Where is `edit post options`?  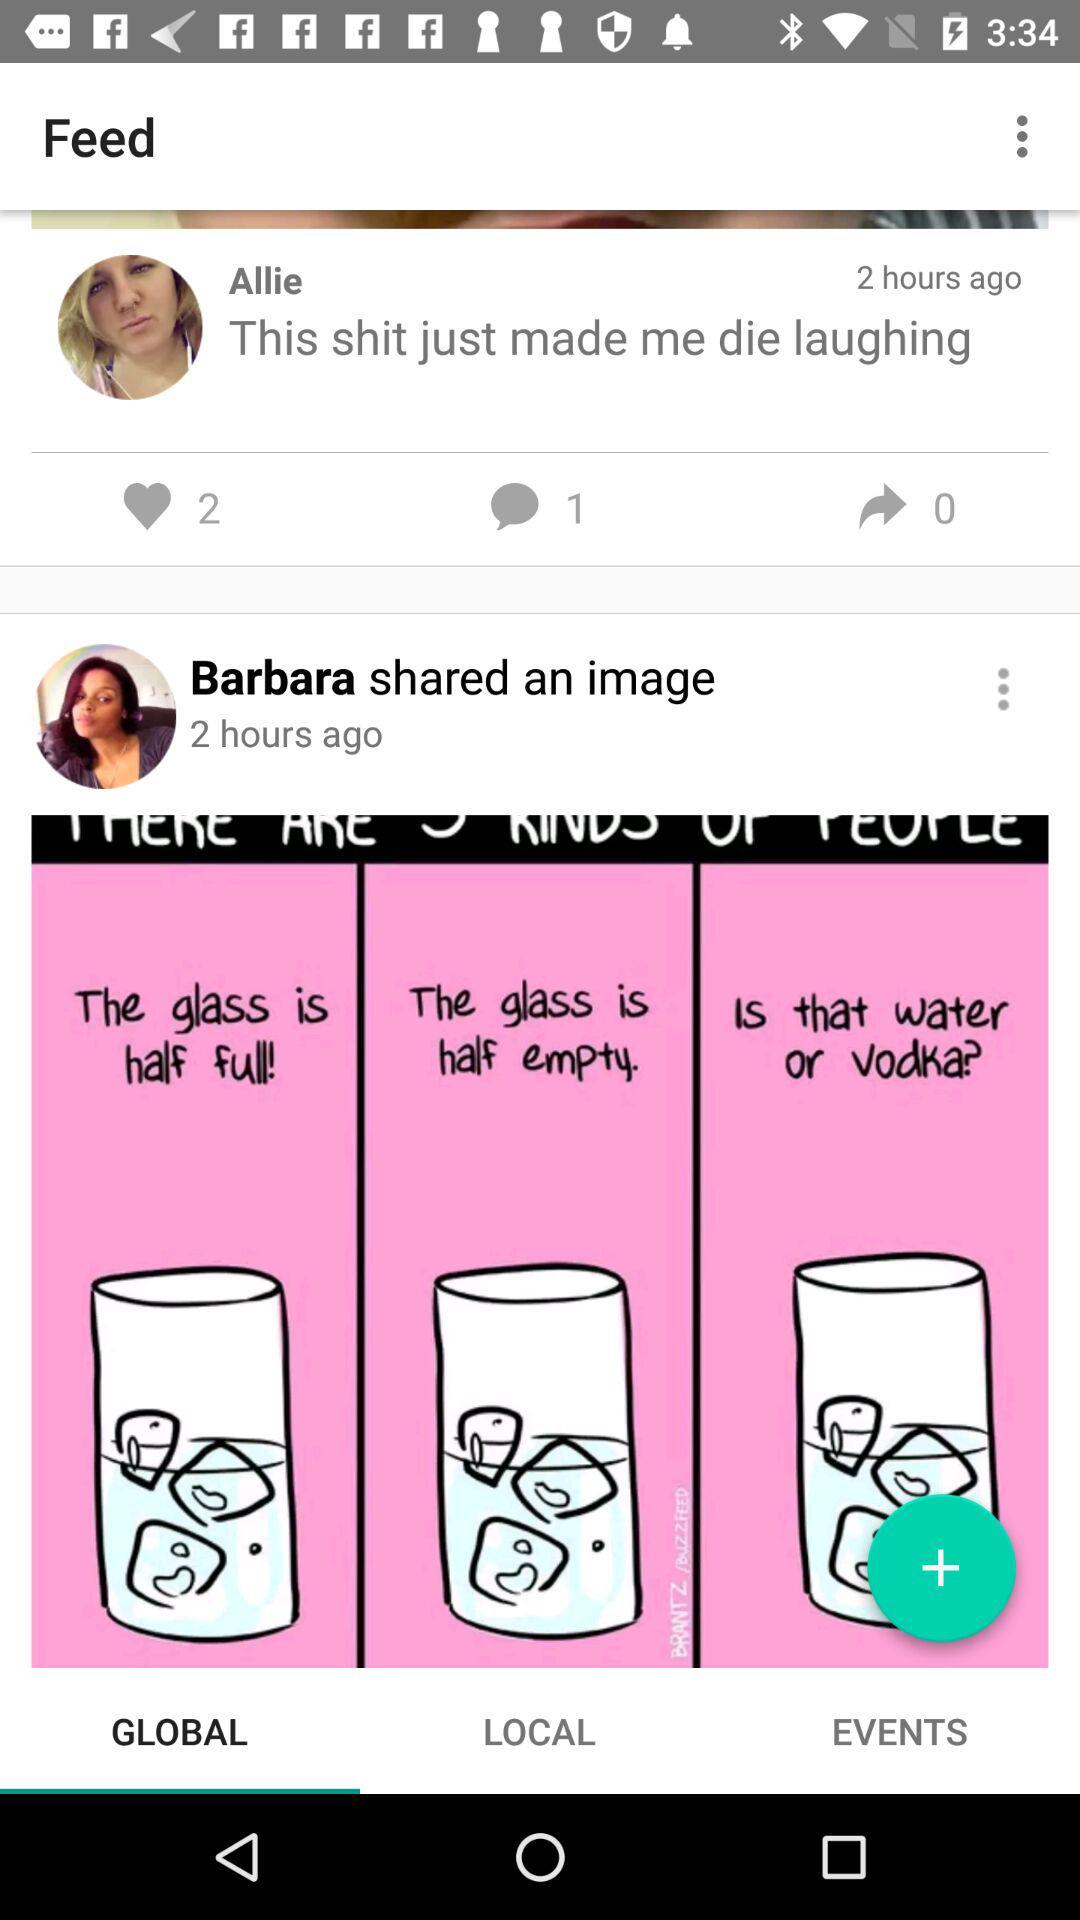
edit post options is located at coordinates (1003, 689).